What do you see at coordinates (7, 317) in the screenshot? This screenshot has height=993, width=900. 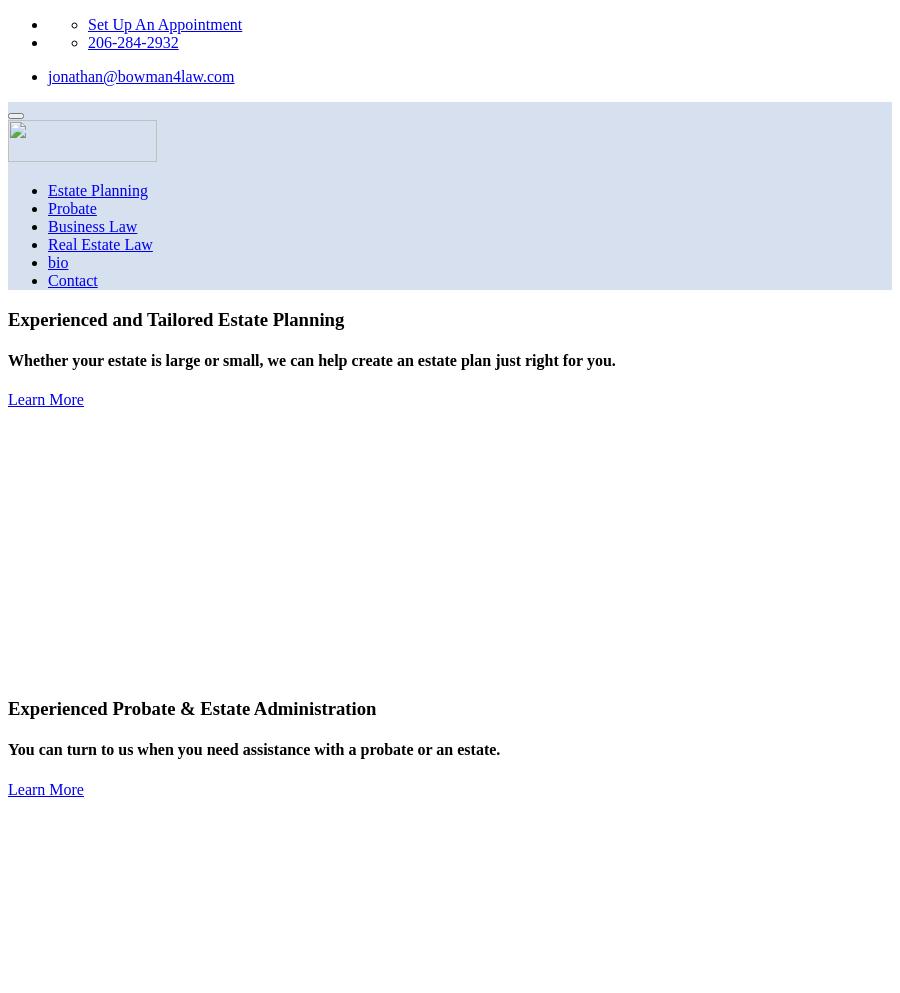 I see `'Experienced and Tailored Estate Planning'` at bounding box center [7, 317].